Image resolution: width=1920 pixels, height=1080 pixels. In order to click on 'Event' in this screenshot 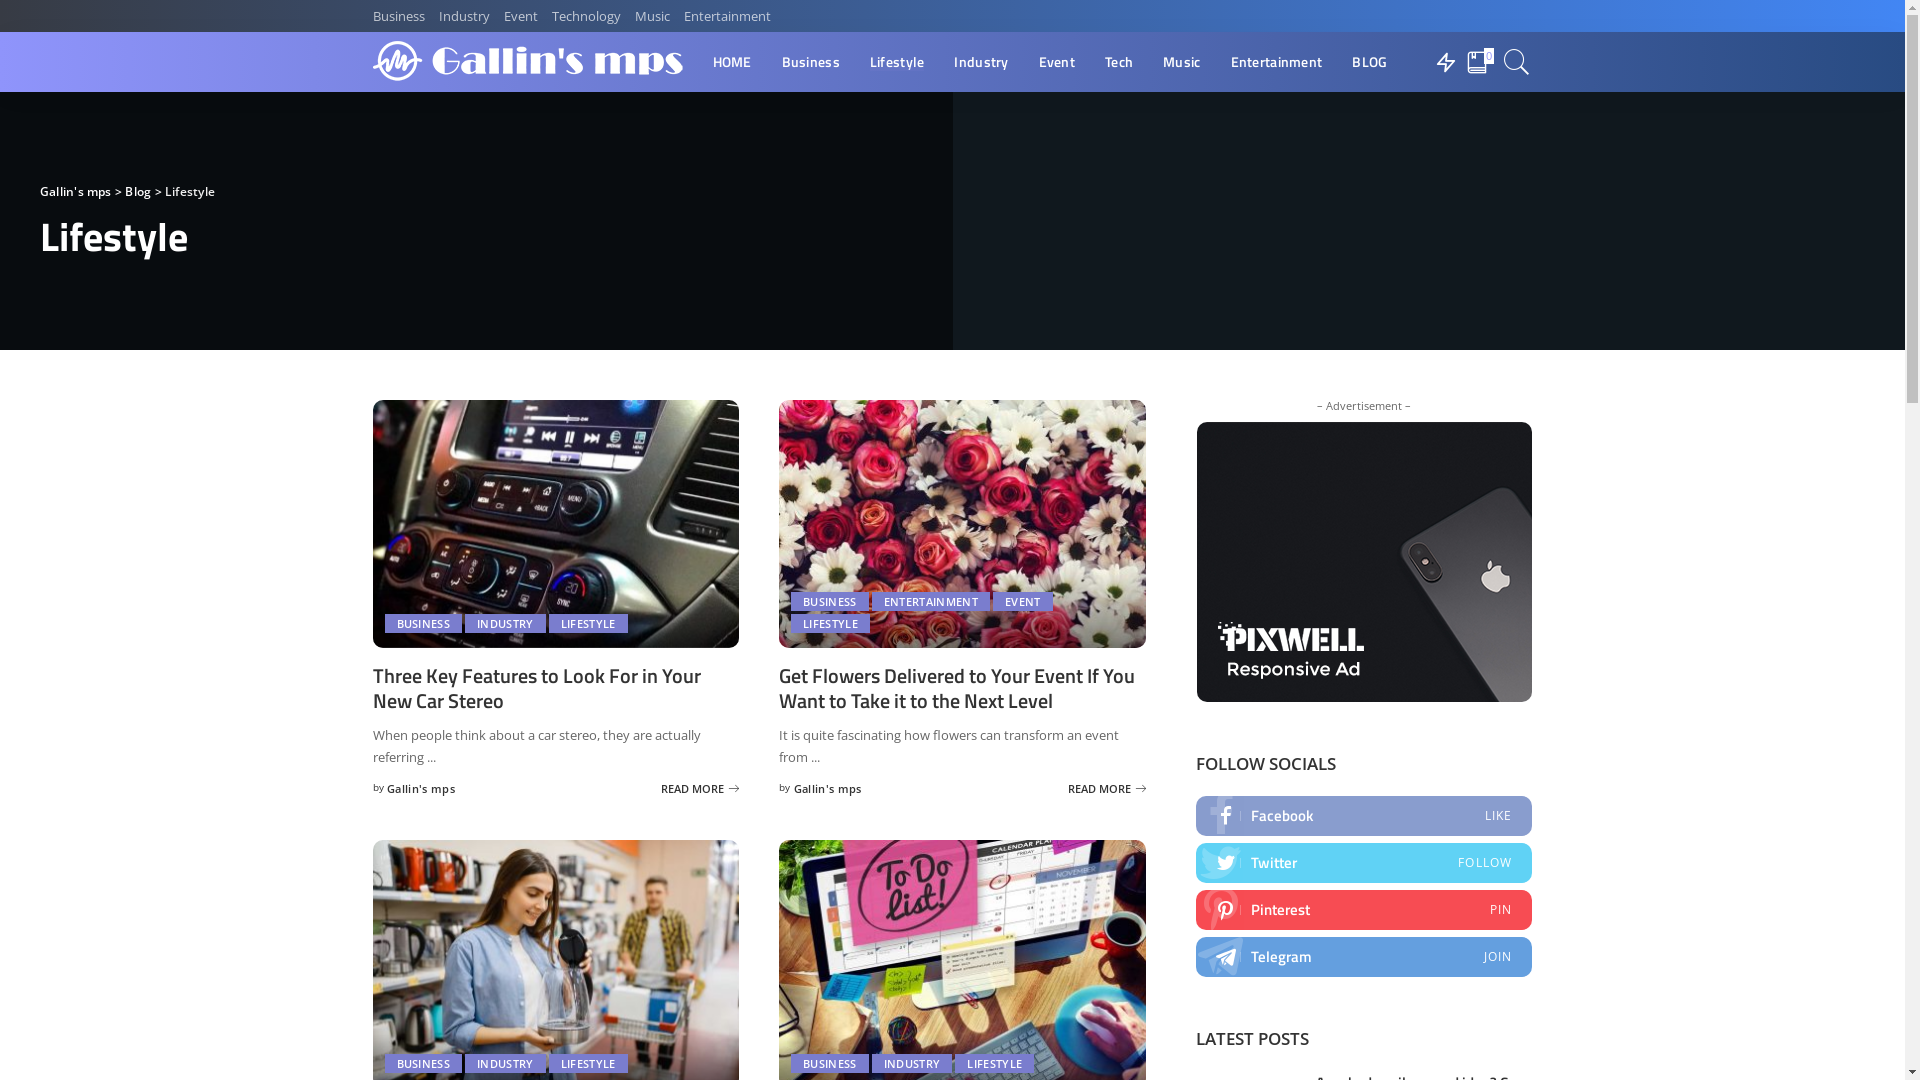, I will do `click(519, 16)`.